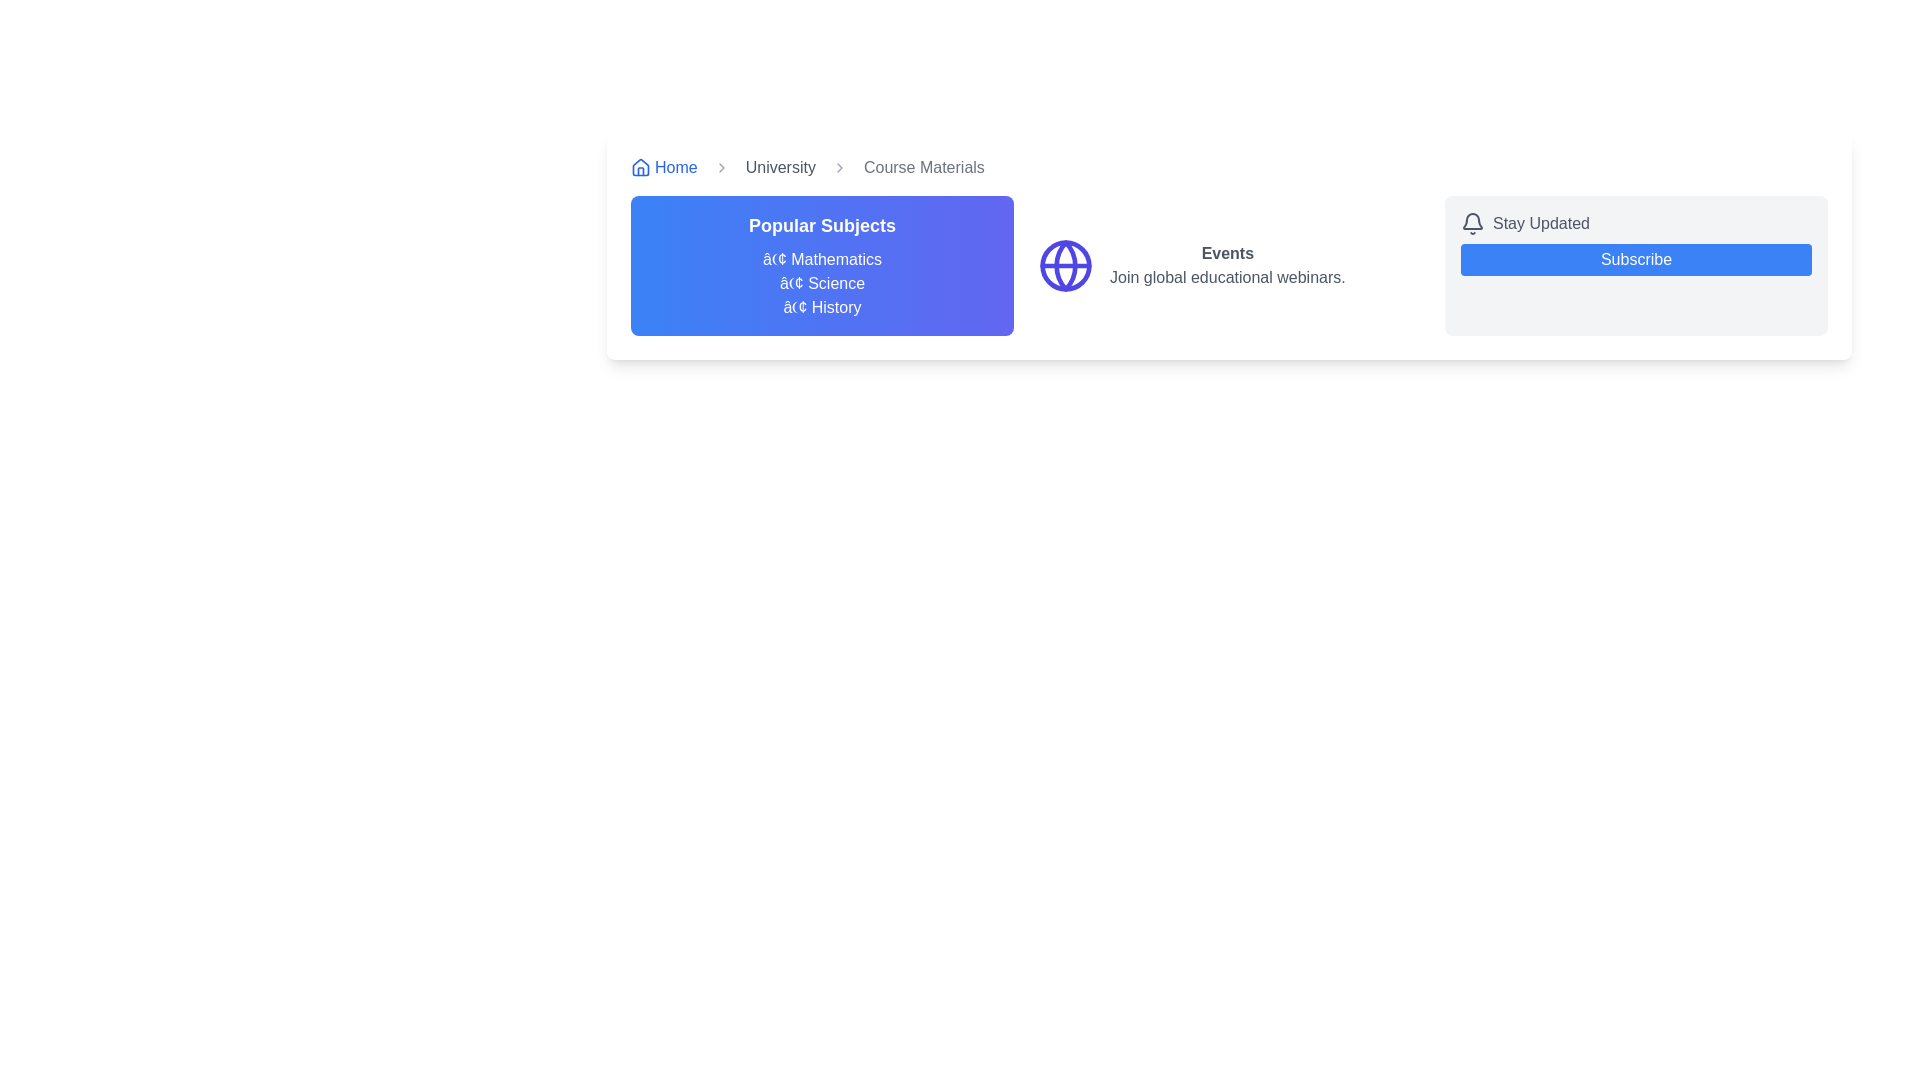 The image size is (1920, 1080). What do you see at coordinates (1226, 277) in the screenshot?
I see `the text label providing descriptive information for the 'Events' section, which is located below the bolded word 'Events' and to the right of a globe icon` at bounding box center [1226, 277].